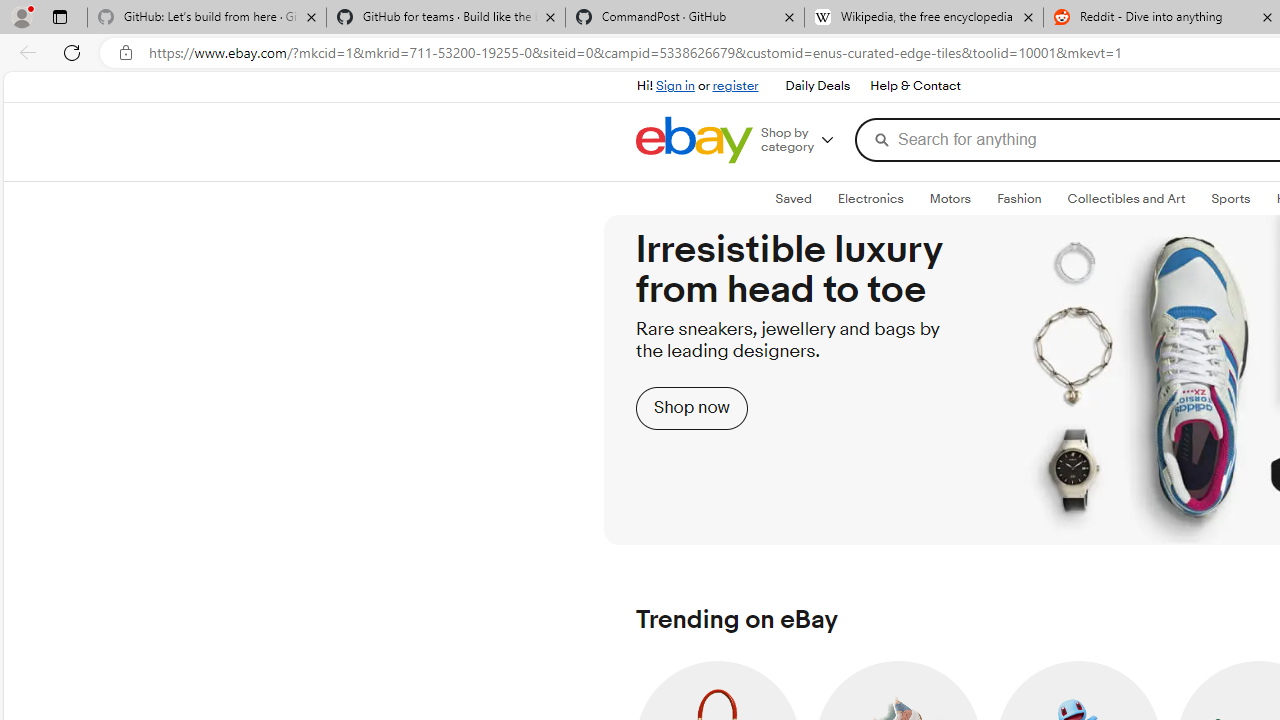  Describe the element at coordinates (913, 85) in the screenshot. I see `'Help & Contact'` at that location.